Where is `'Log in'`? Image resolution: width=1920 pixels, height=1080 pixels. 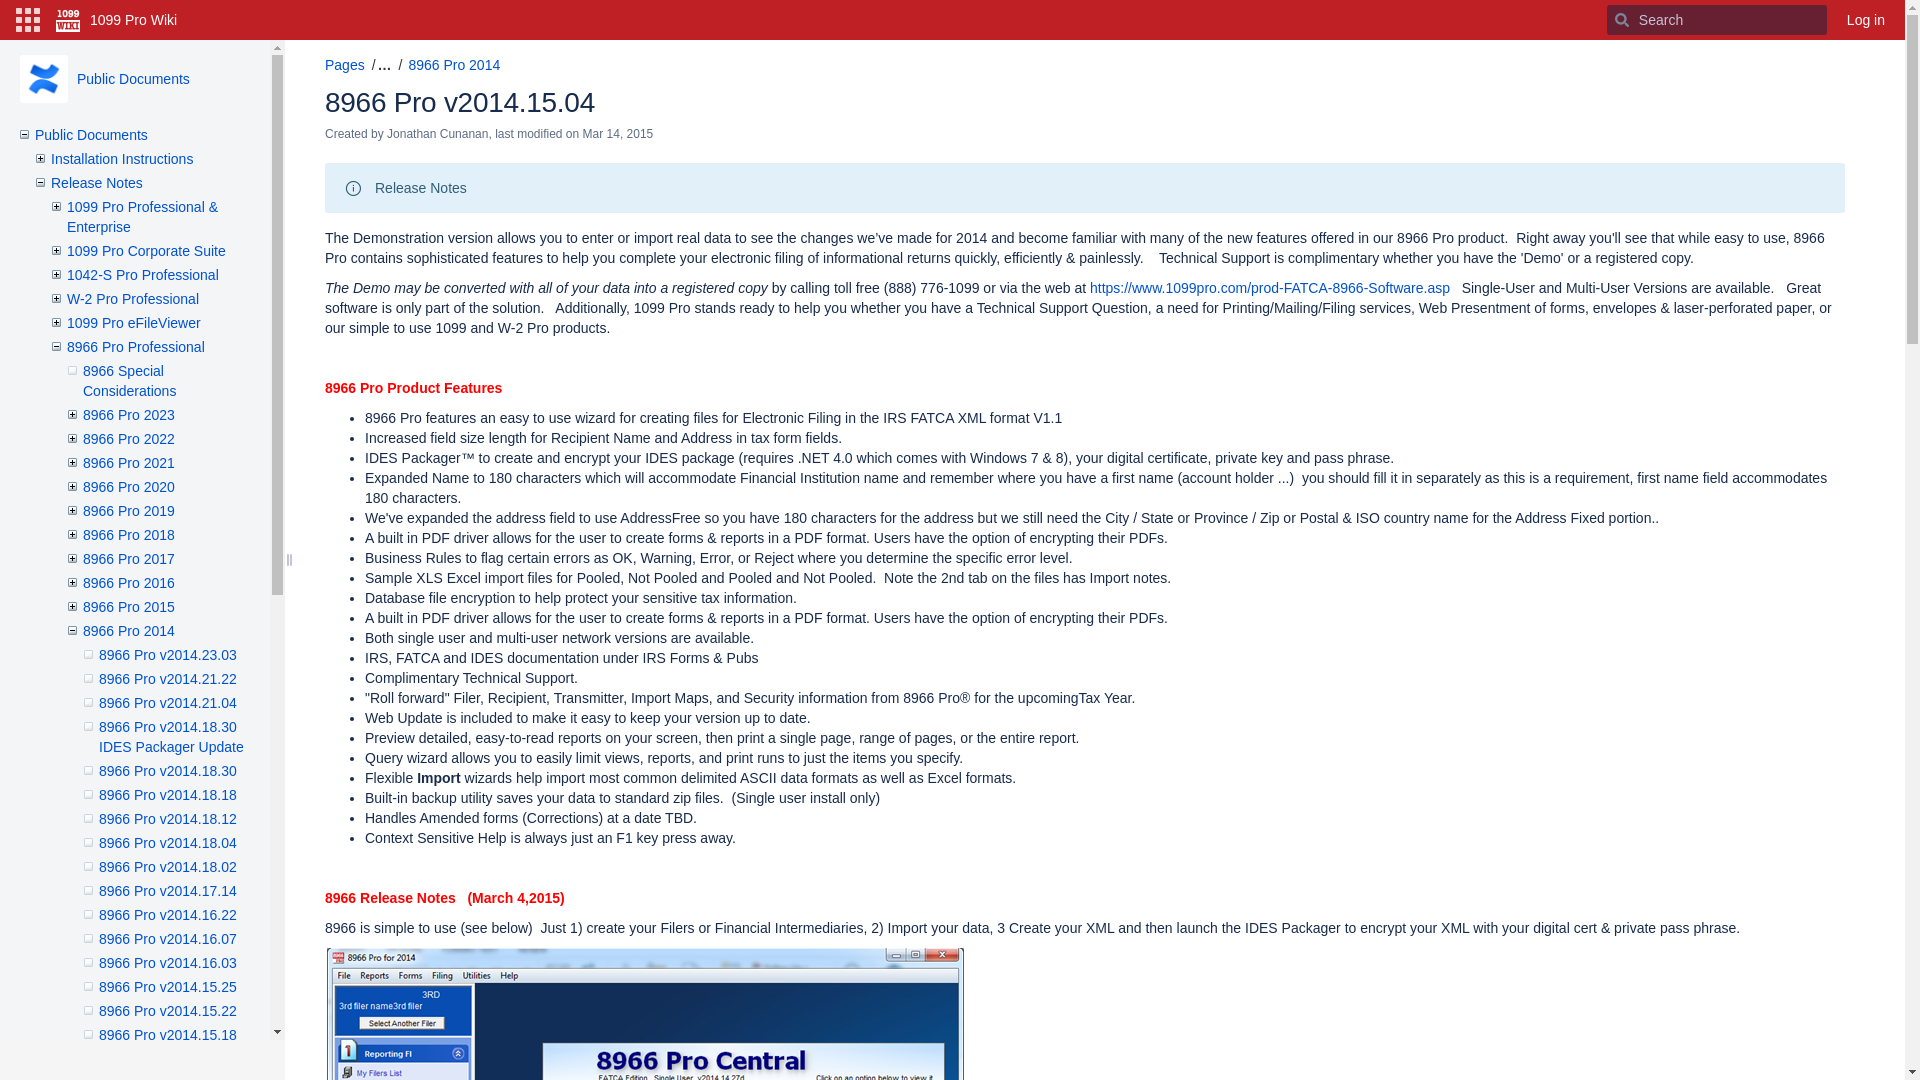 'Log in' is located at coordinates (1865, 19).